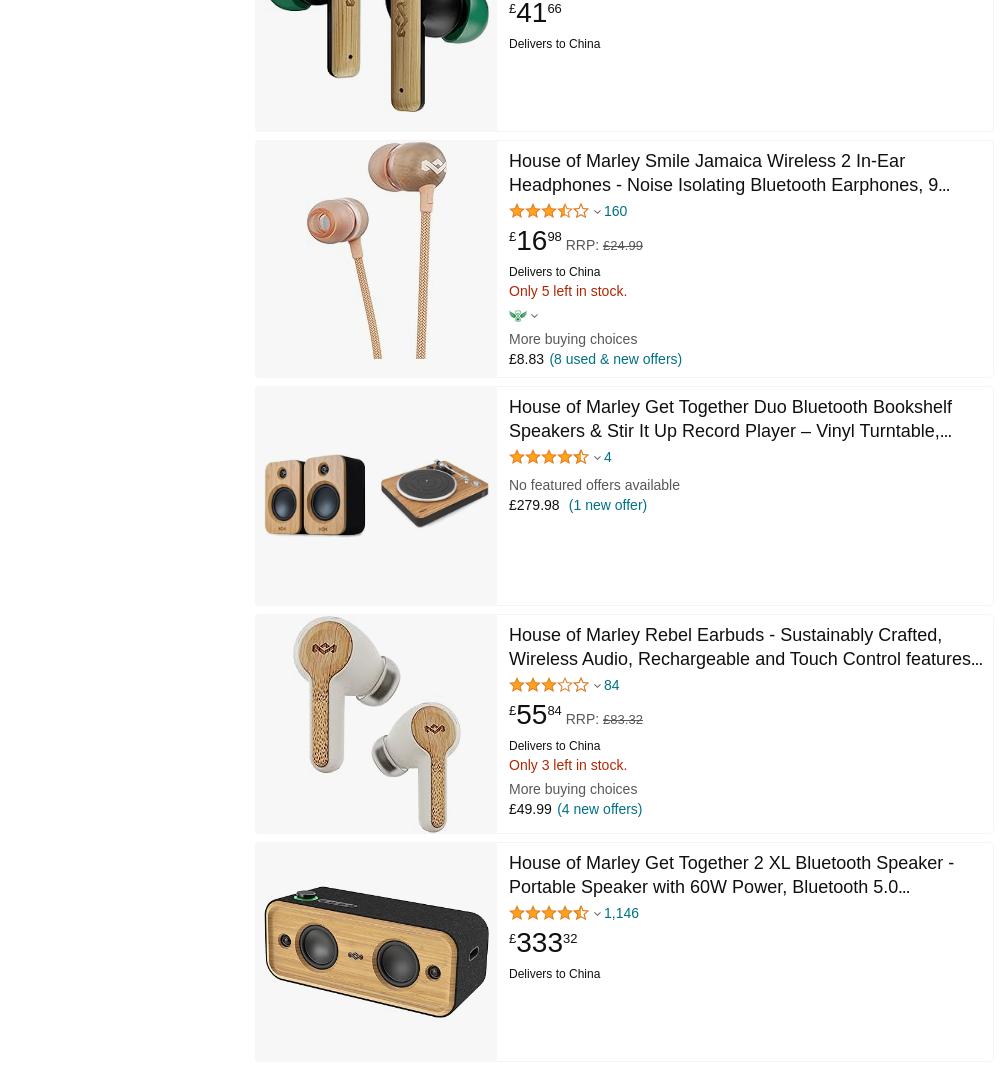  What do you see at coordinates (593, 484) in the screenshot?
I see `'No featured offers available'` at bounding box center [593, 484].